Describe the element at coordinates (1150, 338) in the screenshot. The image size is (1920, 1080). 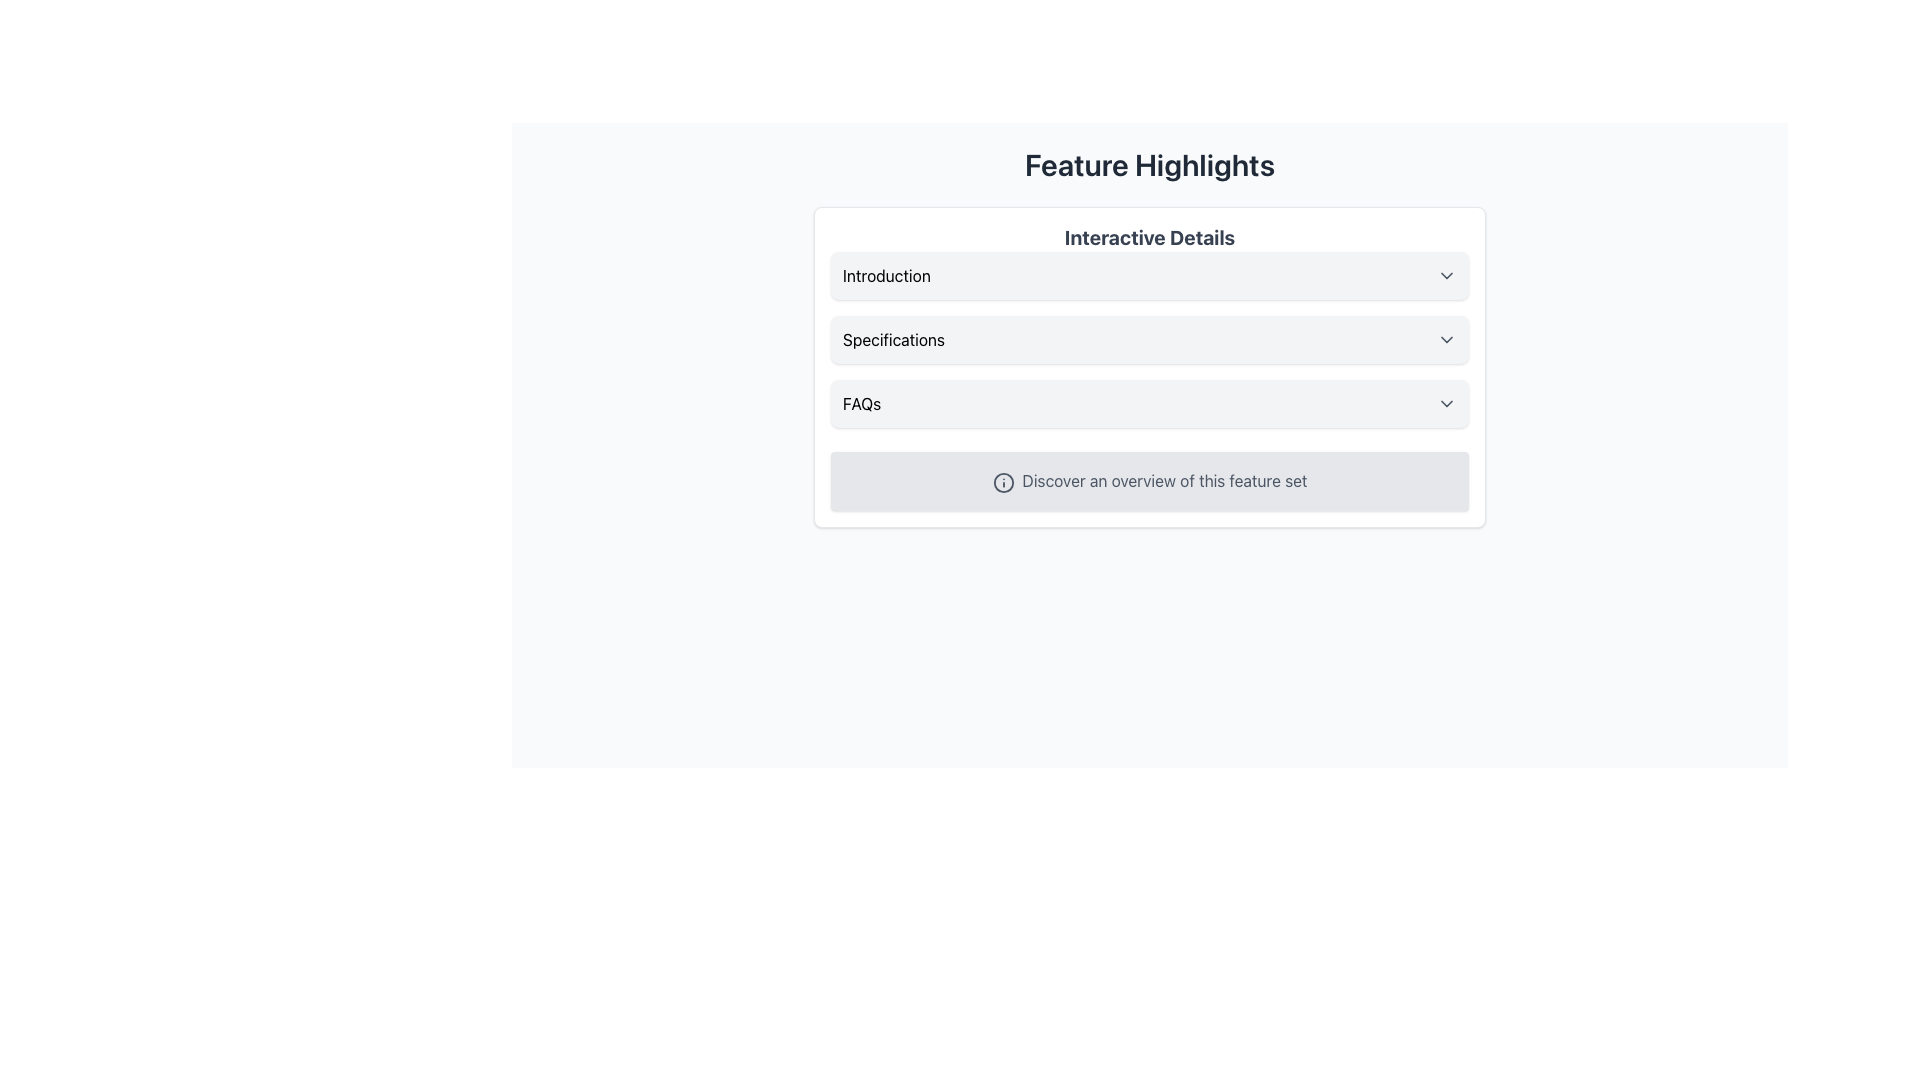
I see `the 'Specifications' button located in the 'Interactive Details' box, positioned between the 'Introduction' and 'FAQs' options` at that location.